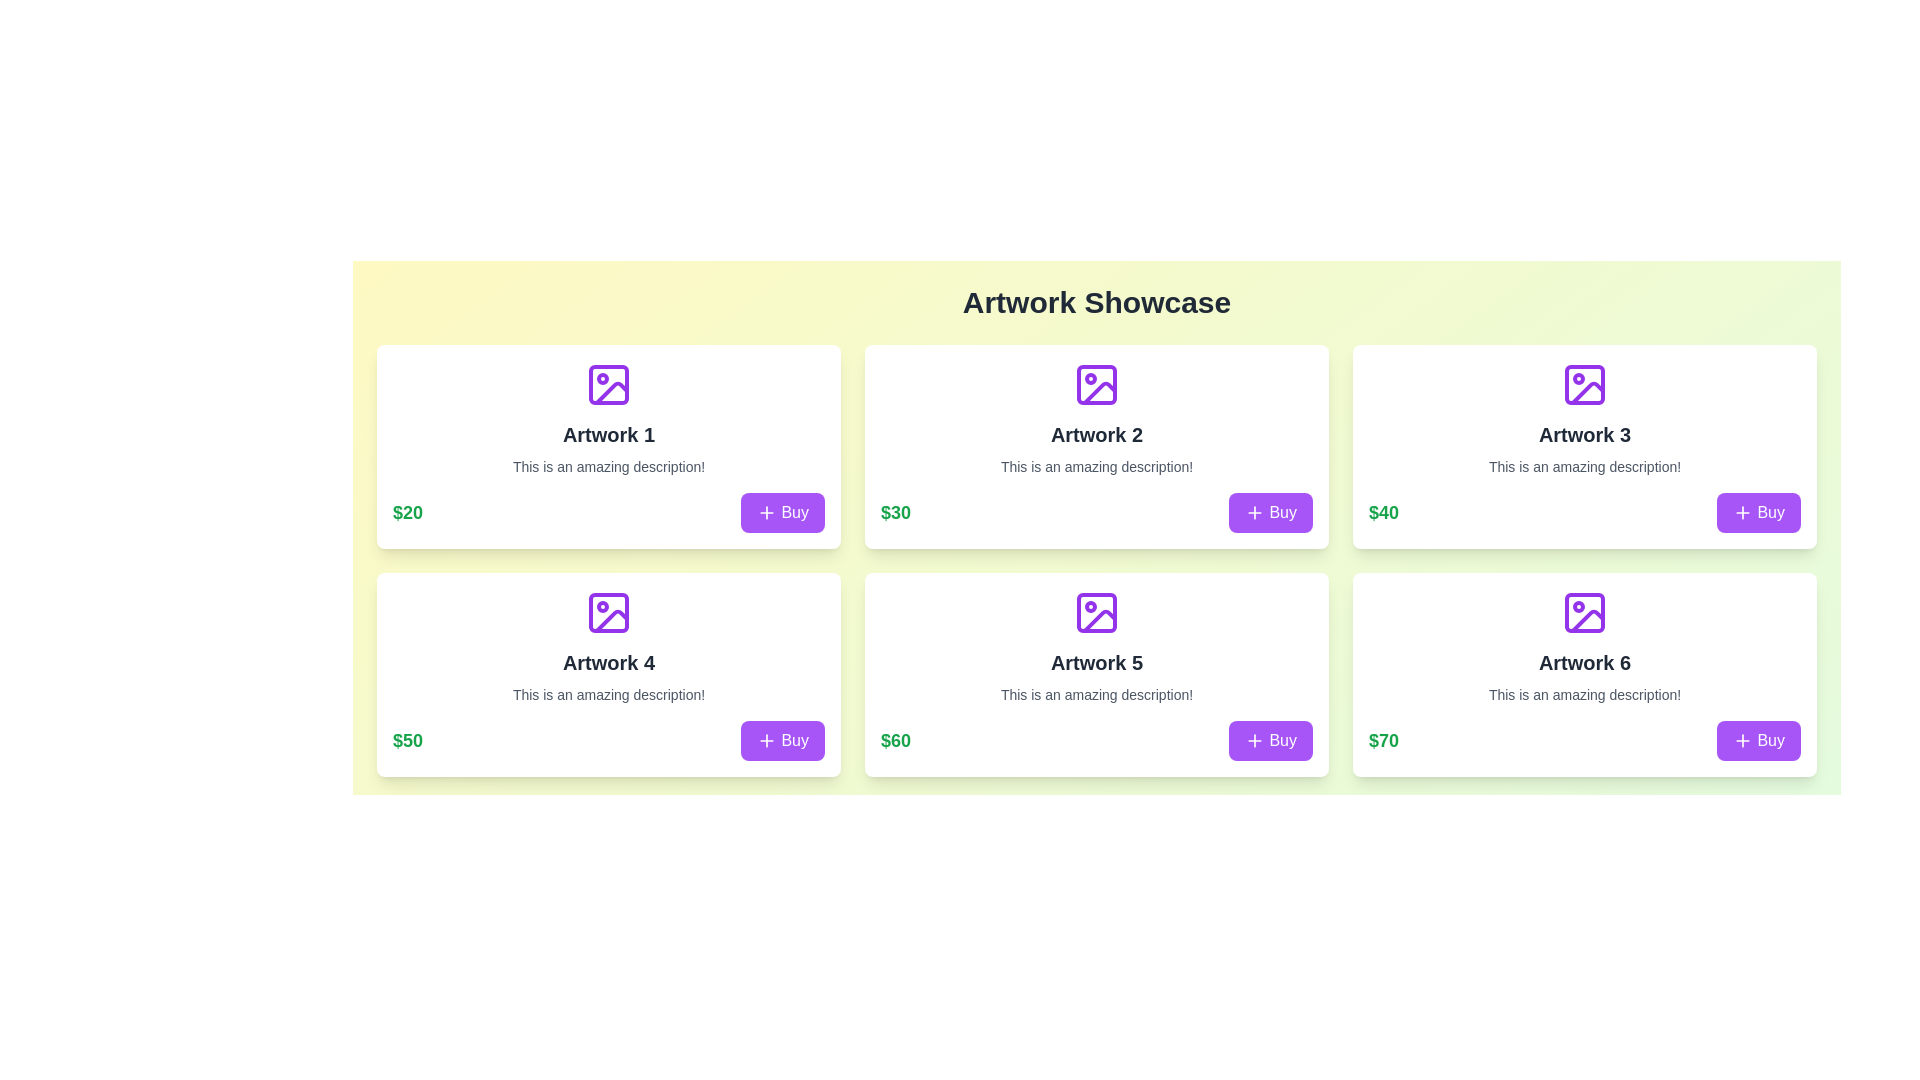  I want to click on the violet-colored photo icon with a circular sun or moon symbol in the top right card ('Artwork 3') of the second row in the grid, so click(1583, 385).